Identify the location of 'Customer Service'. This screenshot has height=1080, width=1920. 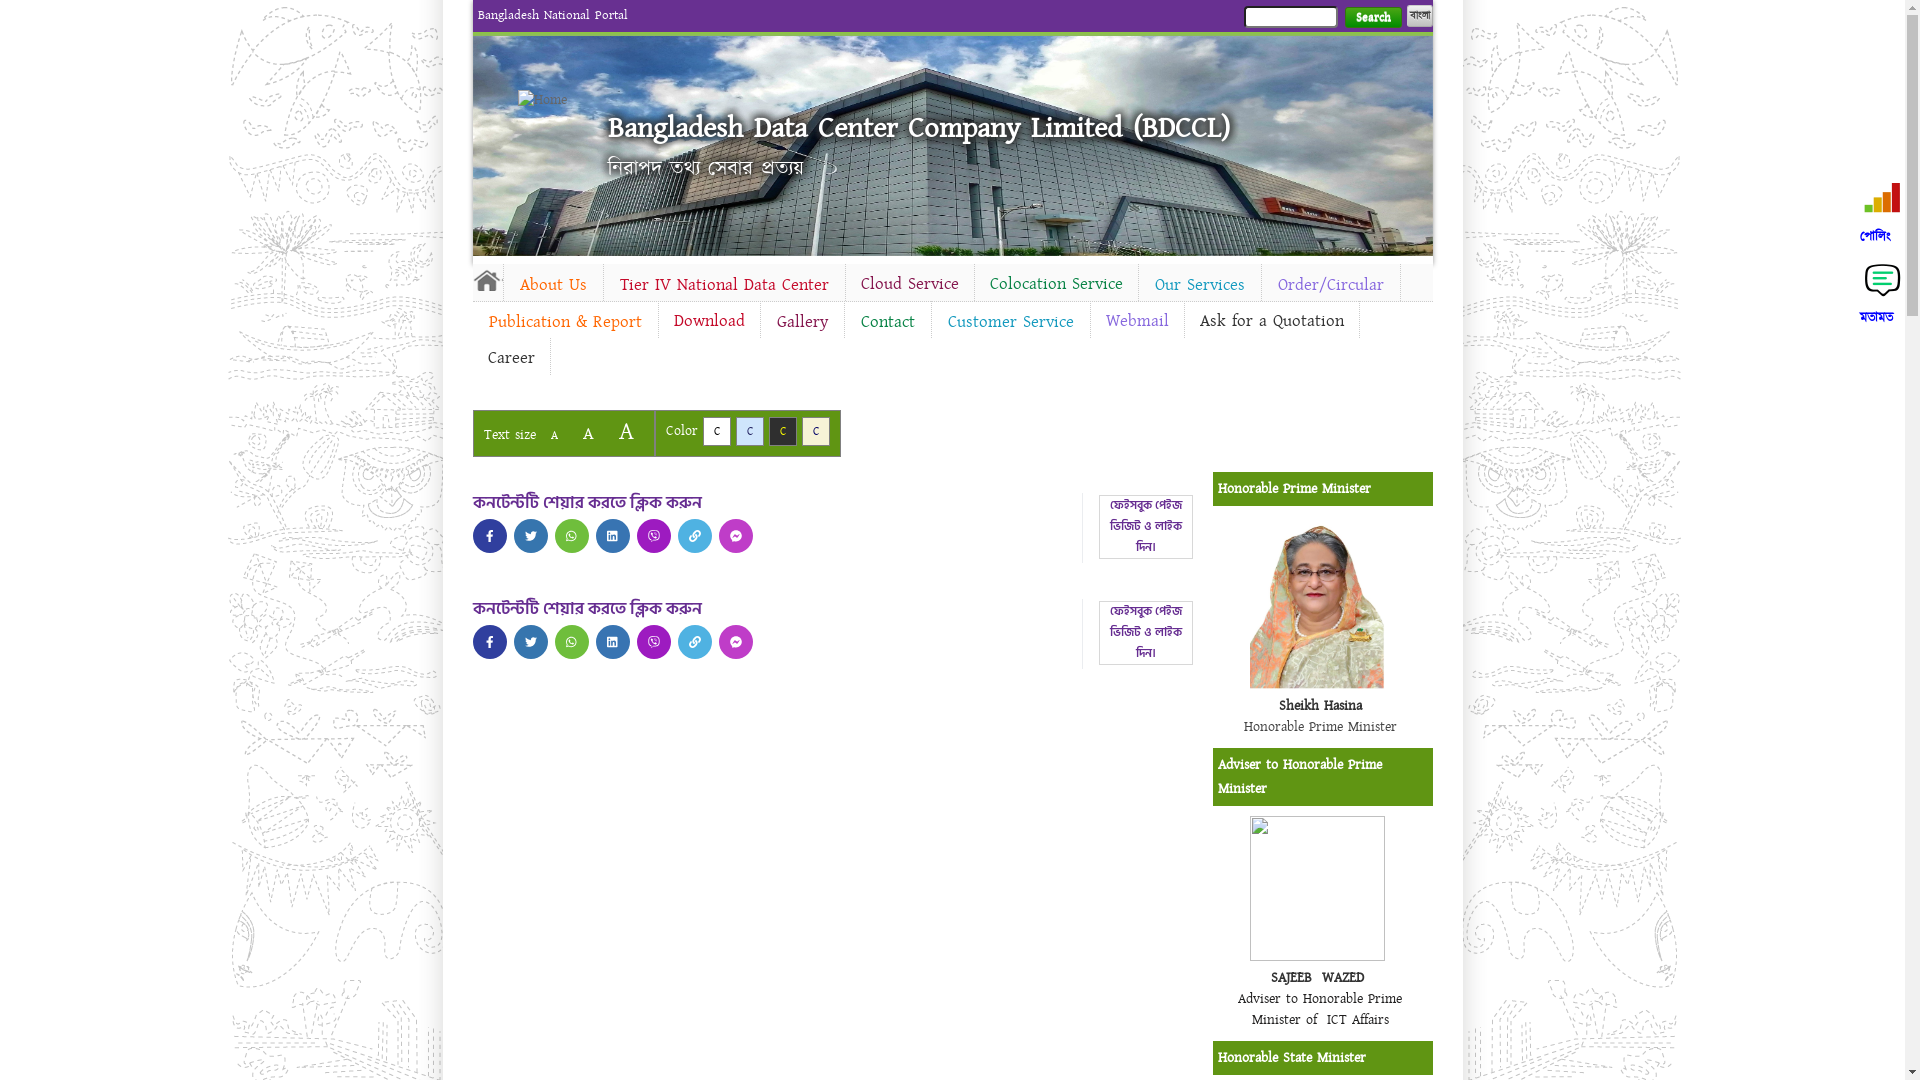
(1011, 320).